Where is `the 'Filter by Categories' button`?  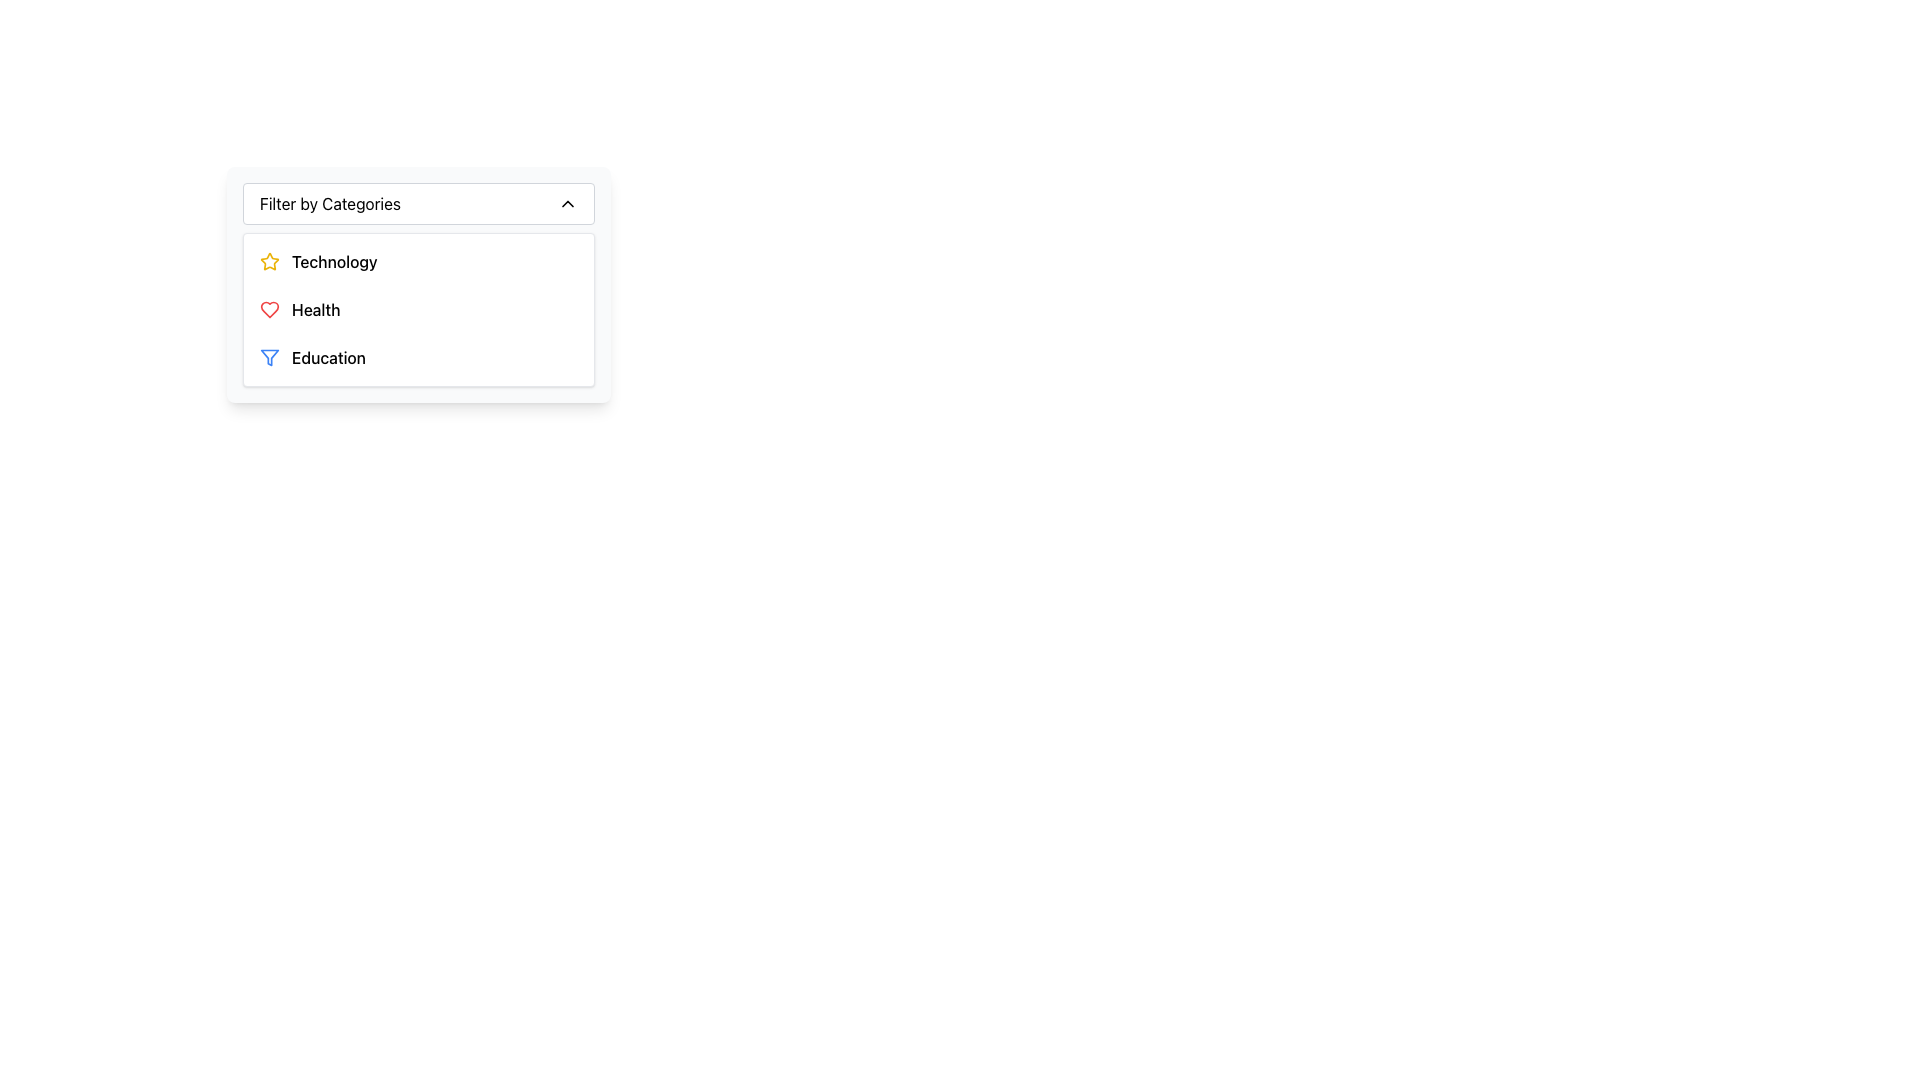 the 'Filter by Categories' button is located at coordinates (417, 204).